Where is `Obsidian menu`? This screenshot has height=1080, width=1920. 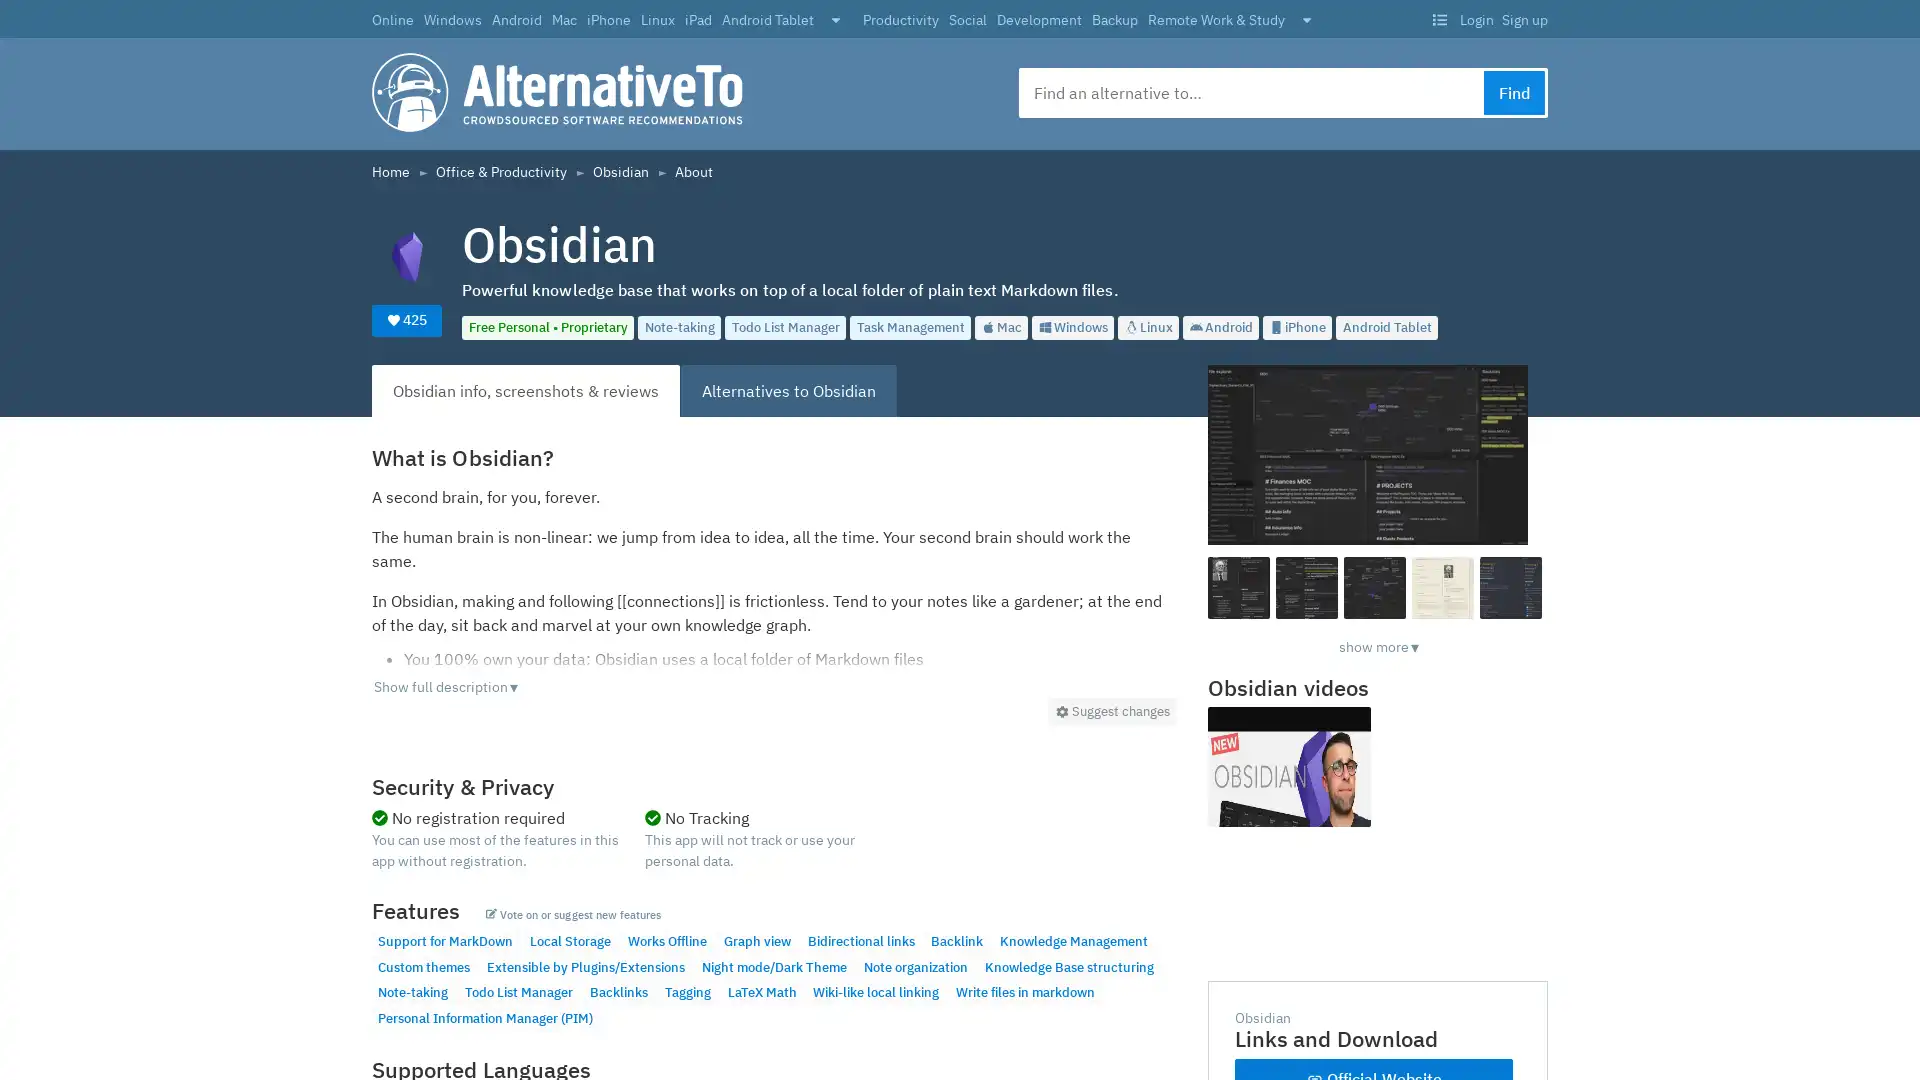 Obsidian menu is located at coordinates (1111, 710).